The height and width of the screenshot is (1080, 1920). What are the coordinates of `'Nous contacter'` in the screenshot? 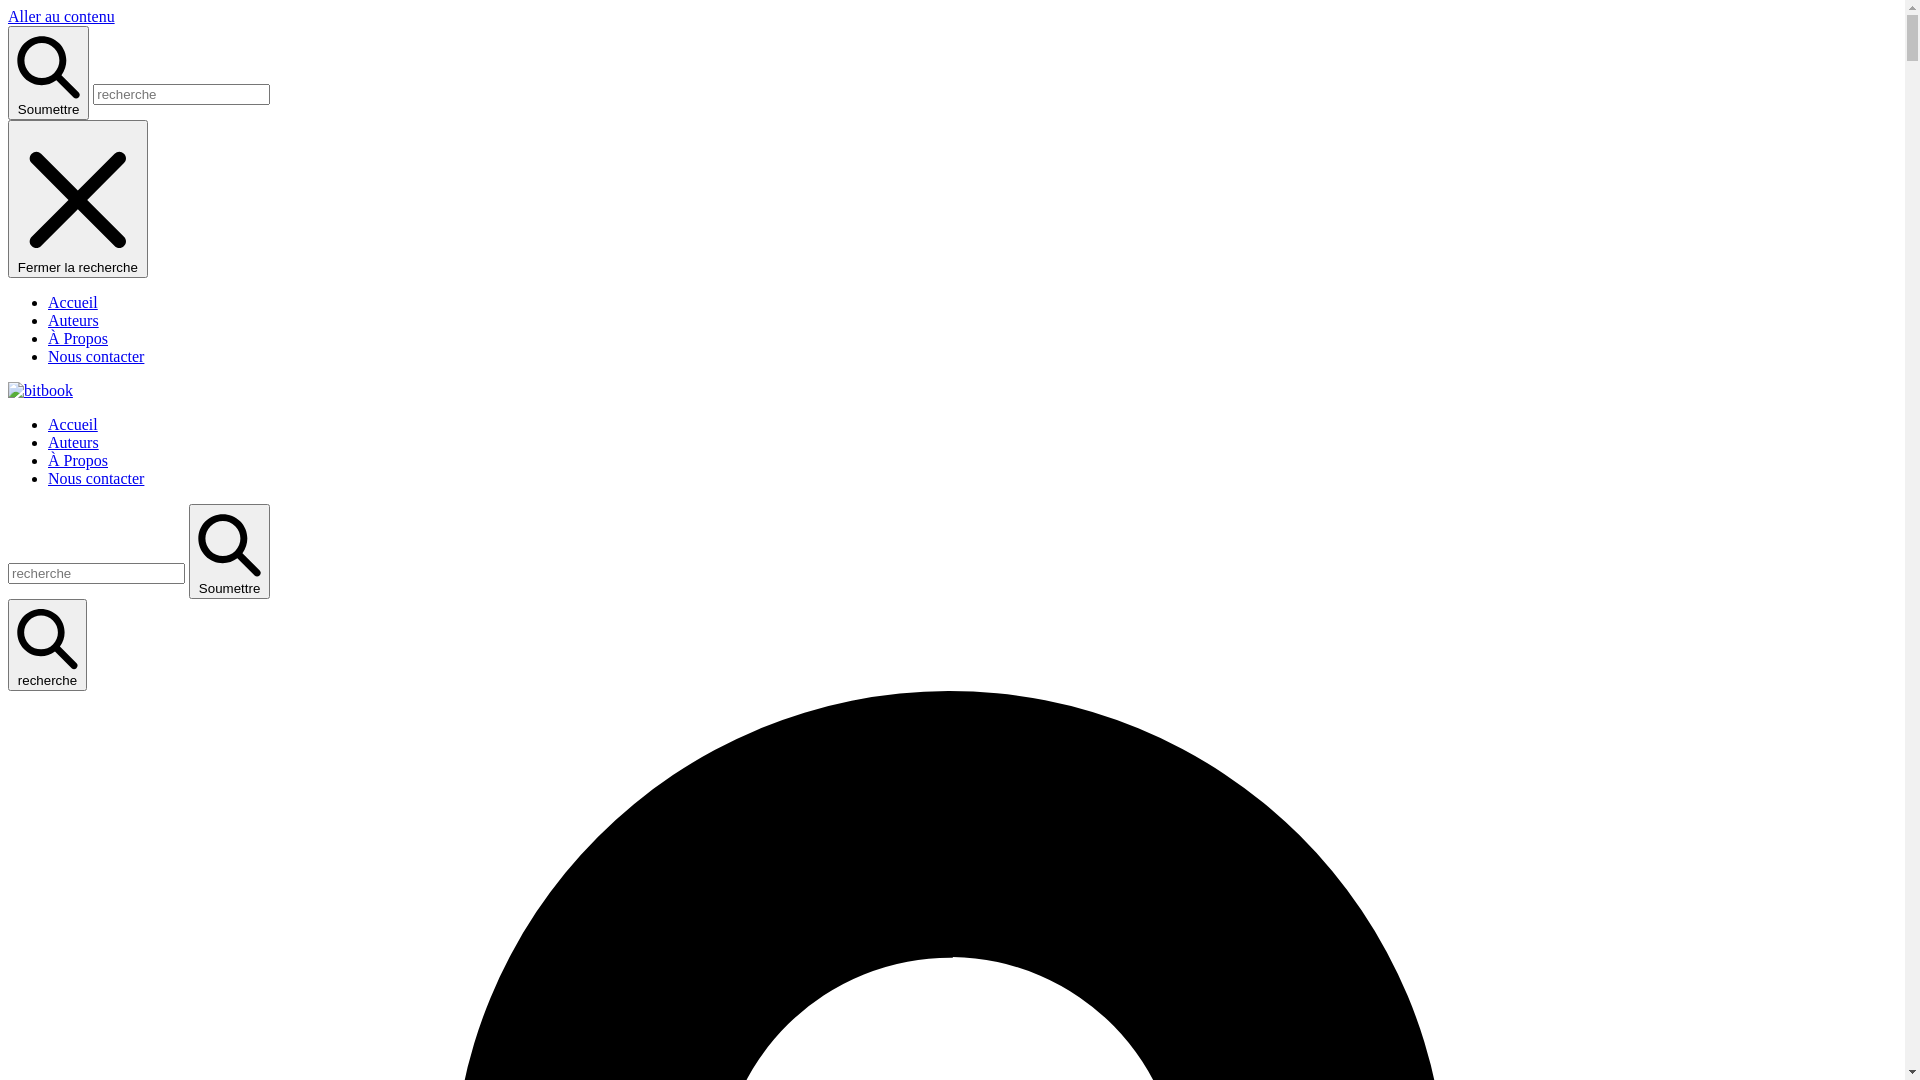 It's located at (95, 478).